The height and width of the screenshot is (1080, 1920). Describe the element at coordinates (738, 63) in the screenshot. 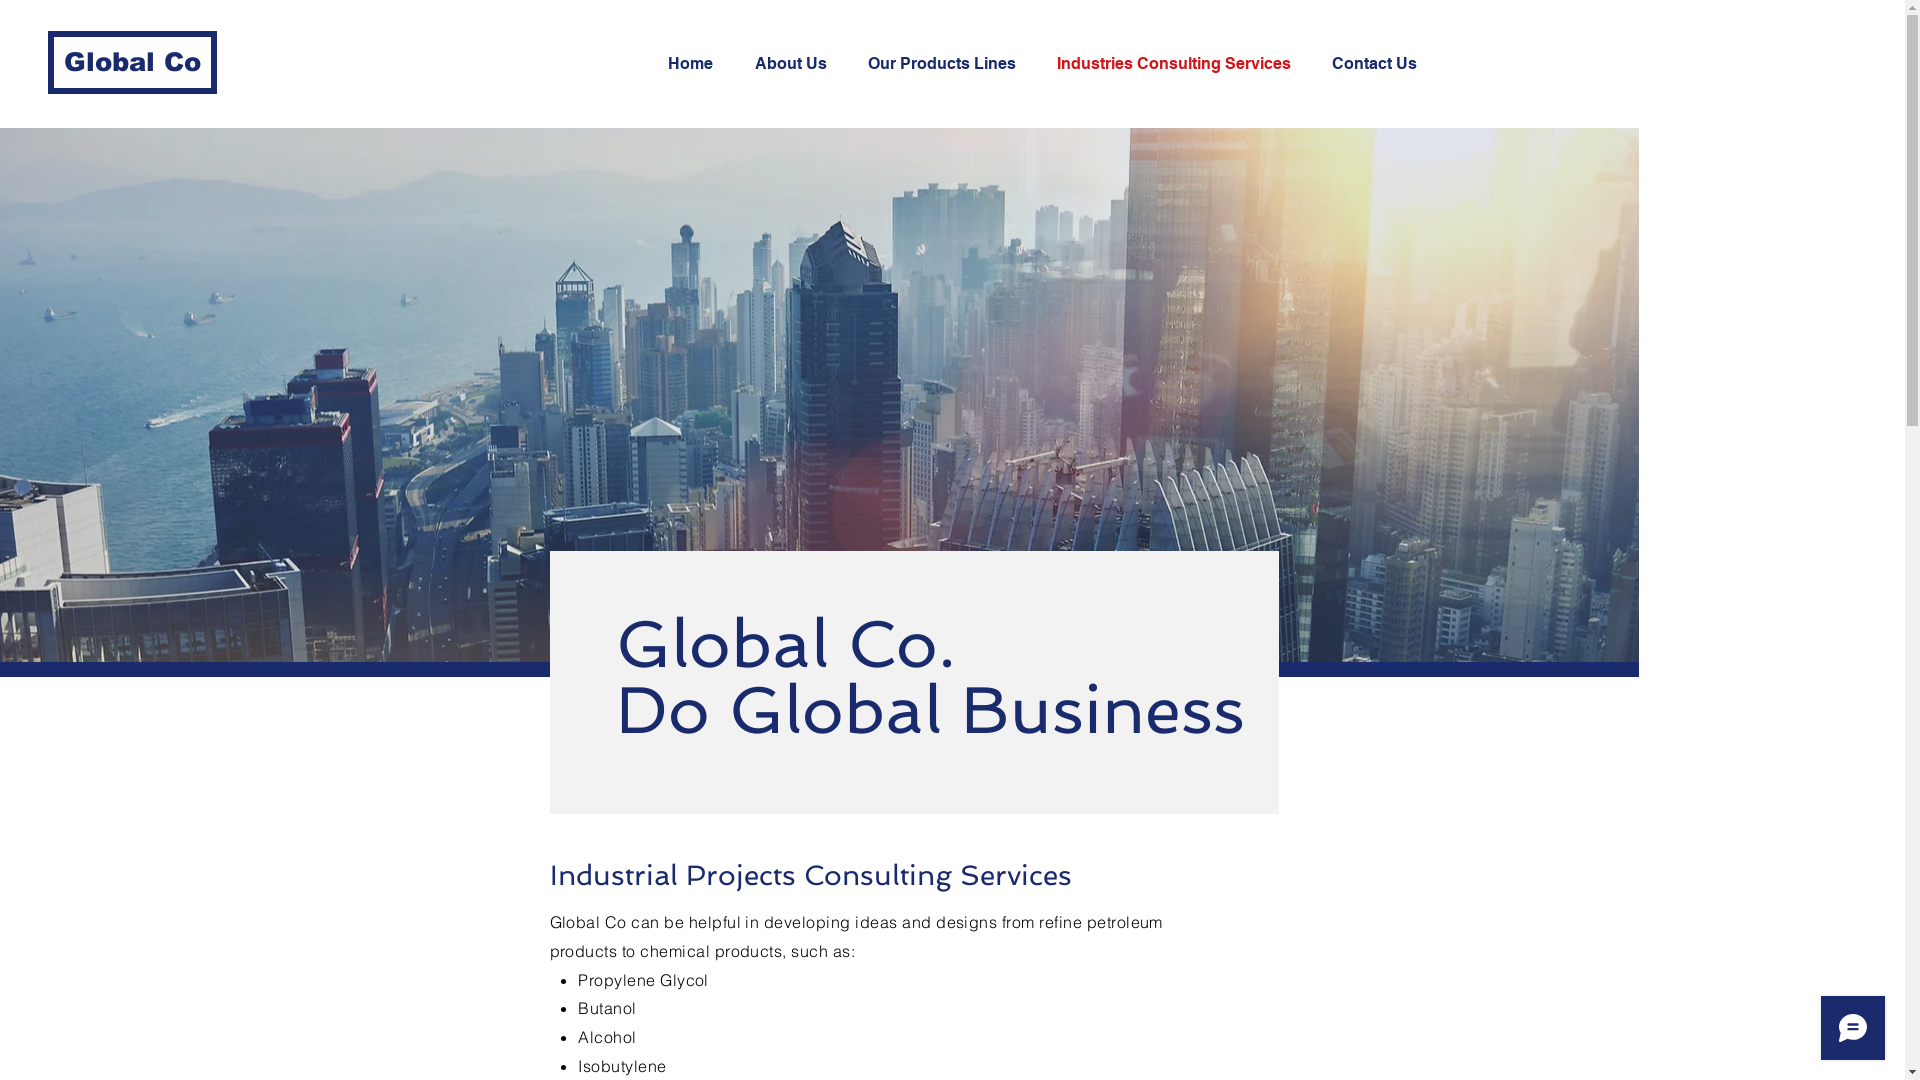

I see `'About Us'` at that location.